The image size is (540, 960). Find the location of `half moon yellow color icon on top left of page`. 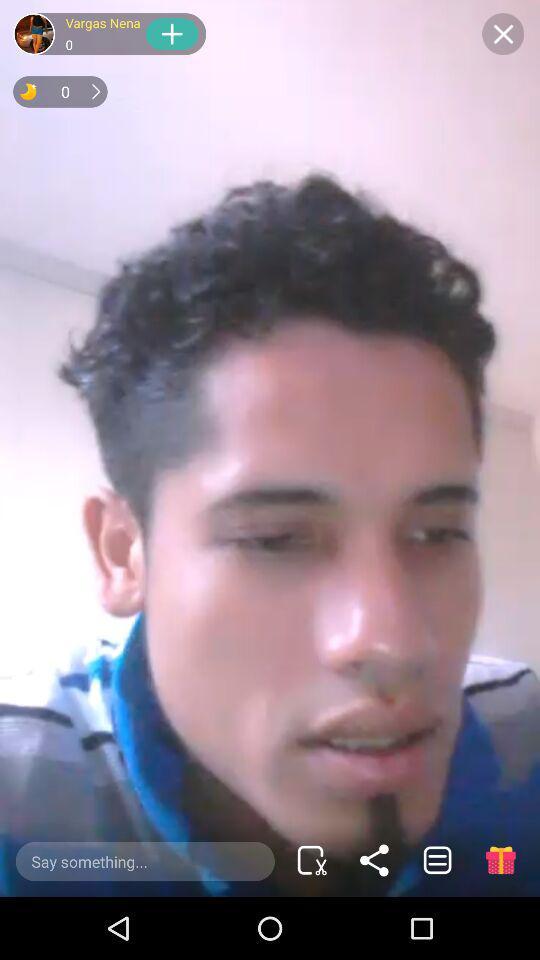

half moon yellow color icon on top left of page is located at coordinates (27, 91).